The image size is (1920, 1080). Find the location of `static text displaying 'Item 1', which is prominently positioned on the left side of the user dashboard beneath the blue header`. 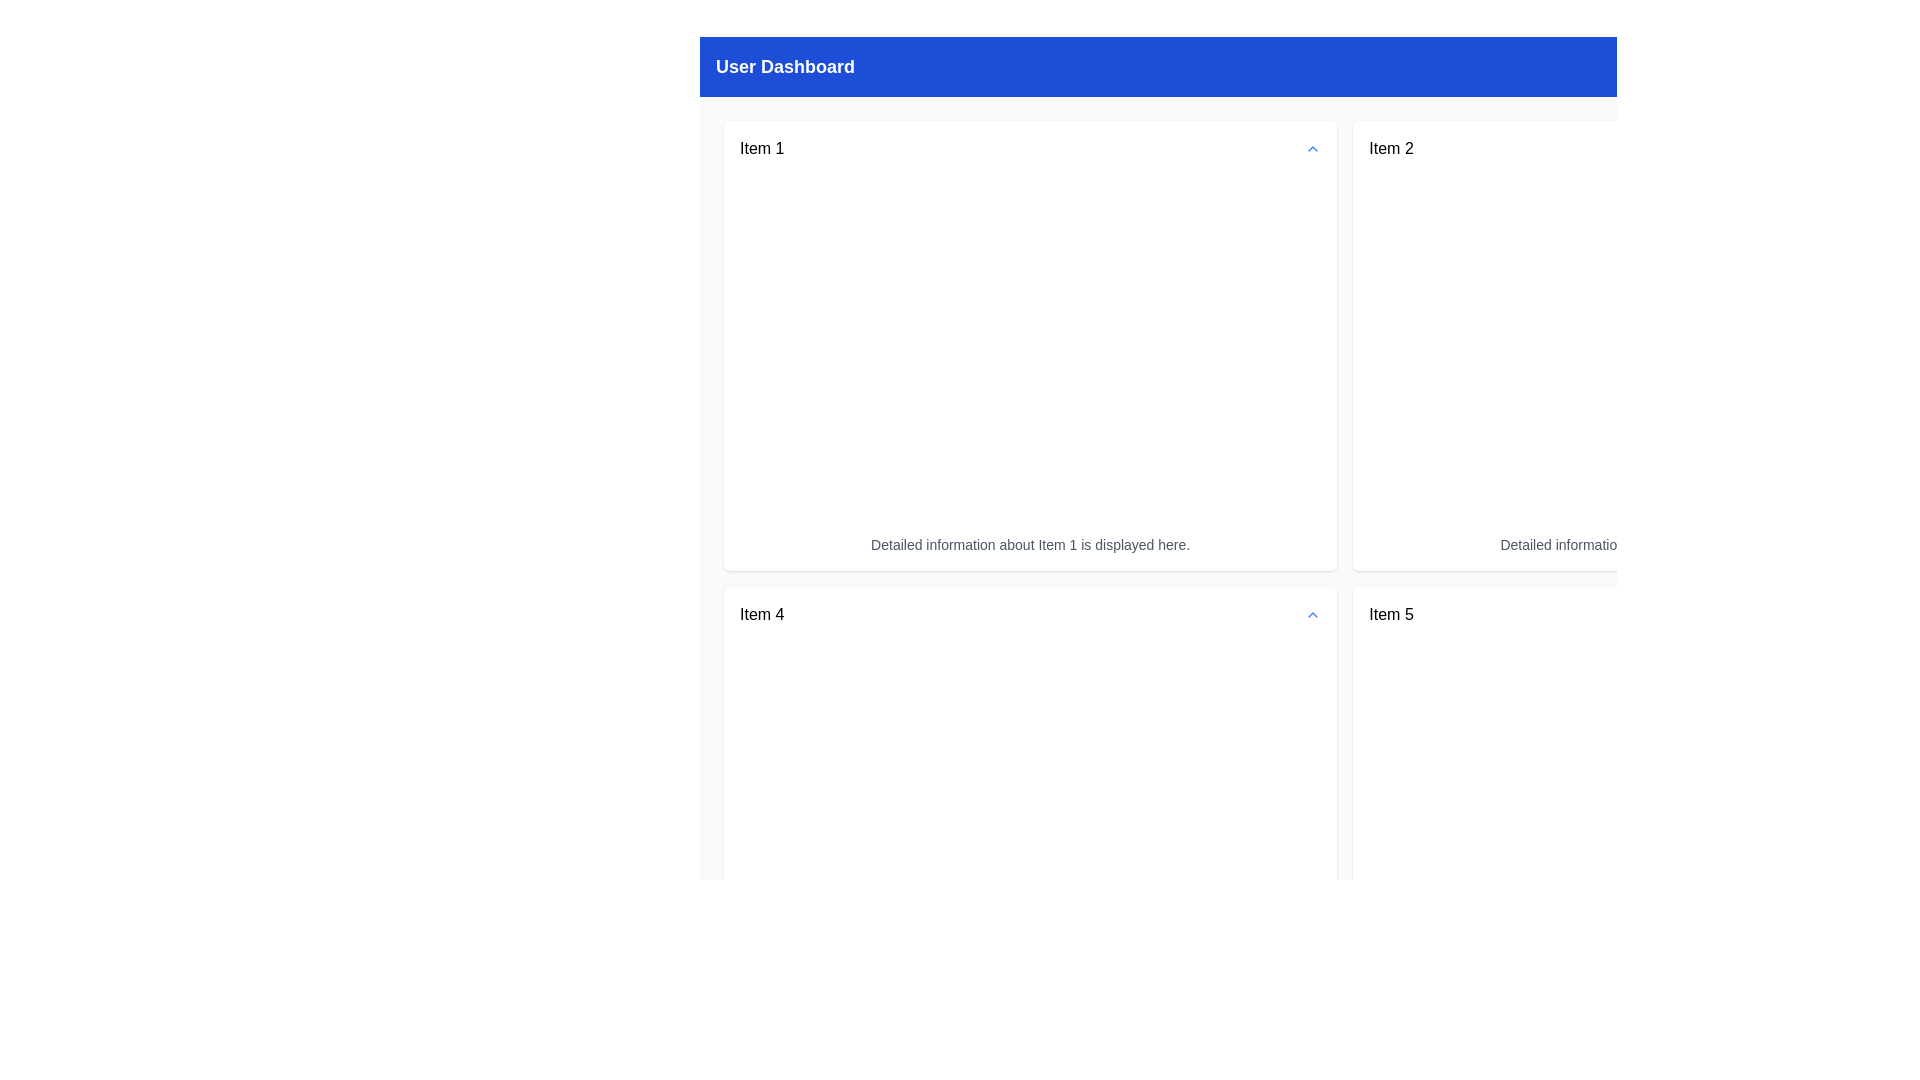

static text displaying 'Item 1', which is prominently positioned on the left side of the user dashboard beneath the blue header is located at coordinates (761, 148).